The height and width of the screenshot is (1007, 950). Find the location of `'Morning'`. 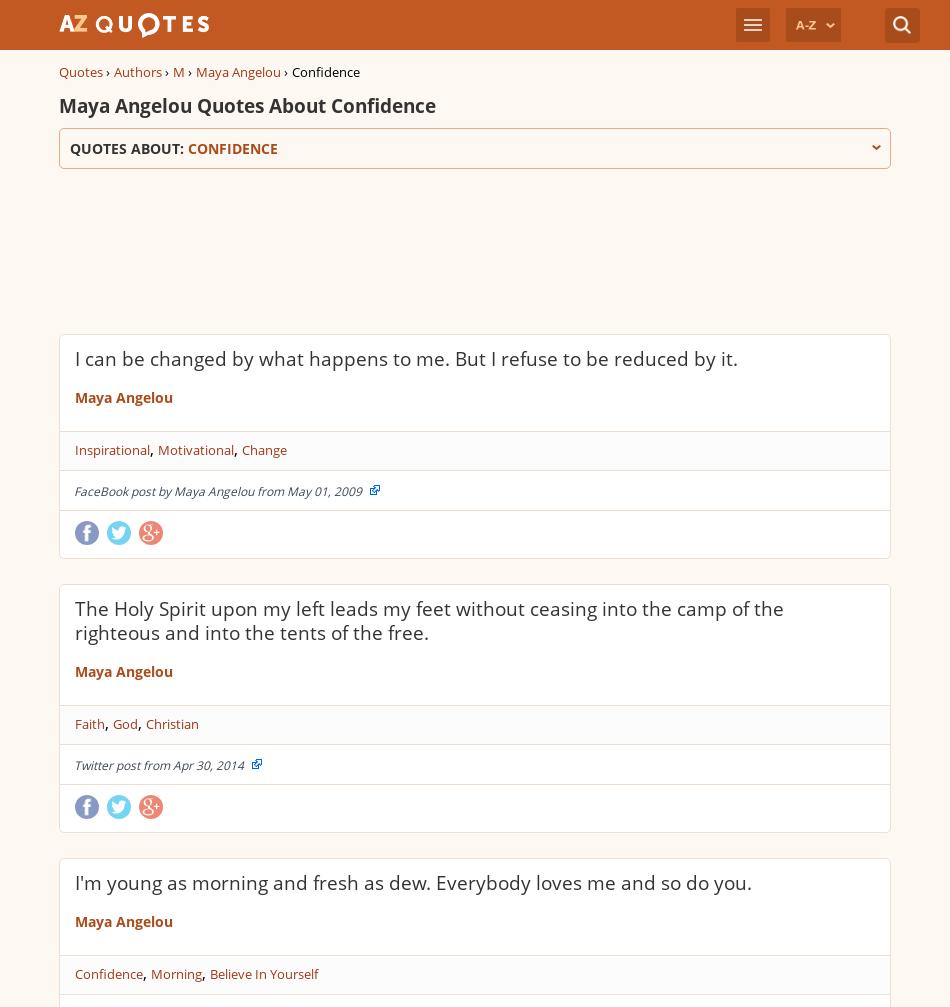

'Morning' is located at coordinates (176, 972).